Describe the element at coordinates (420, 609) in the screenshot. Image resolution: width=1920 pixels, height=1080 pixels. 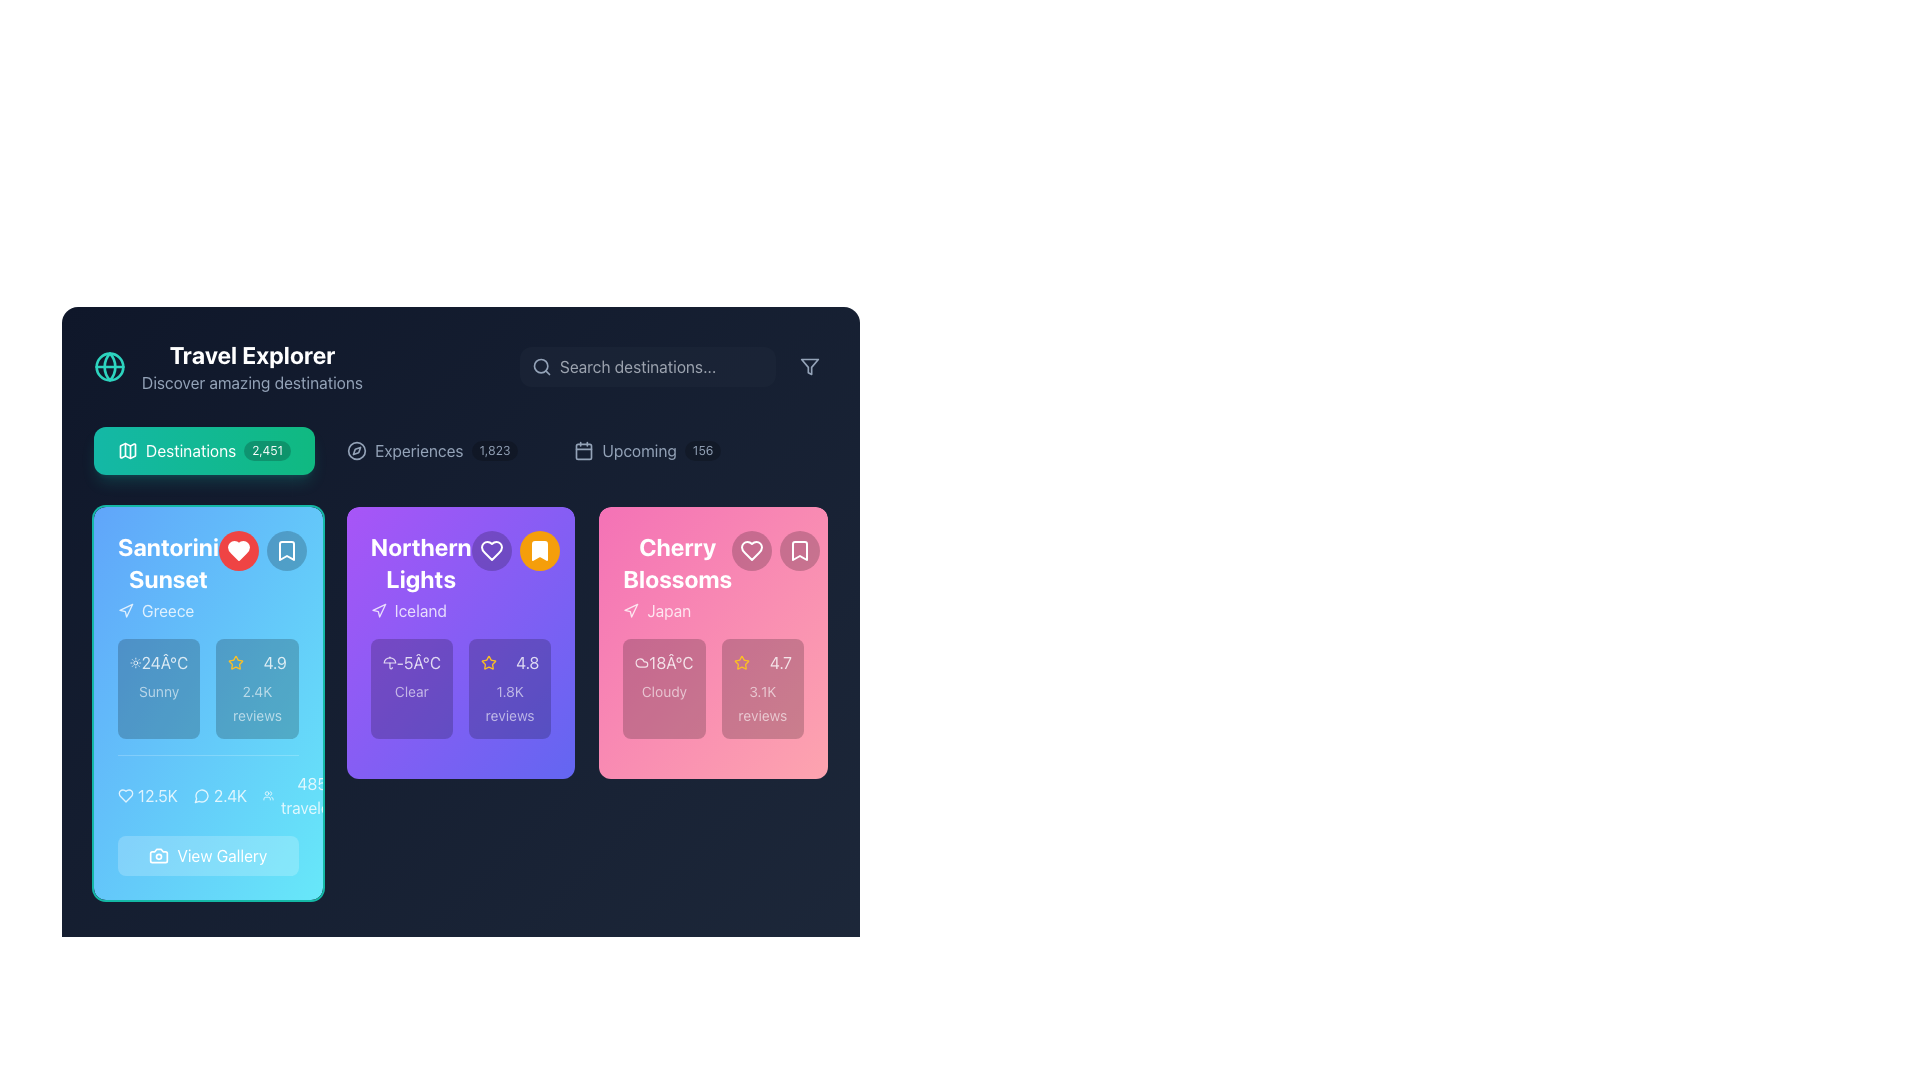
I see `text label 'Iceland' located in the bottom-left corner of the purple card titled 'Northern Lights', adjacent to a navigation icon` at that location.